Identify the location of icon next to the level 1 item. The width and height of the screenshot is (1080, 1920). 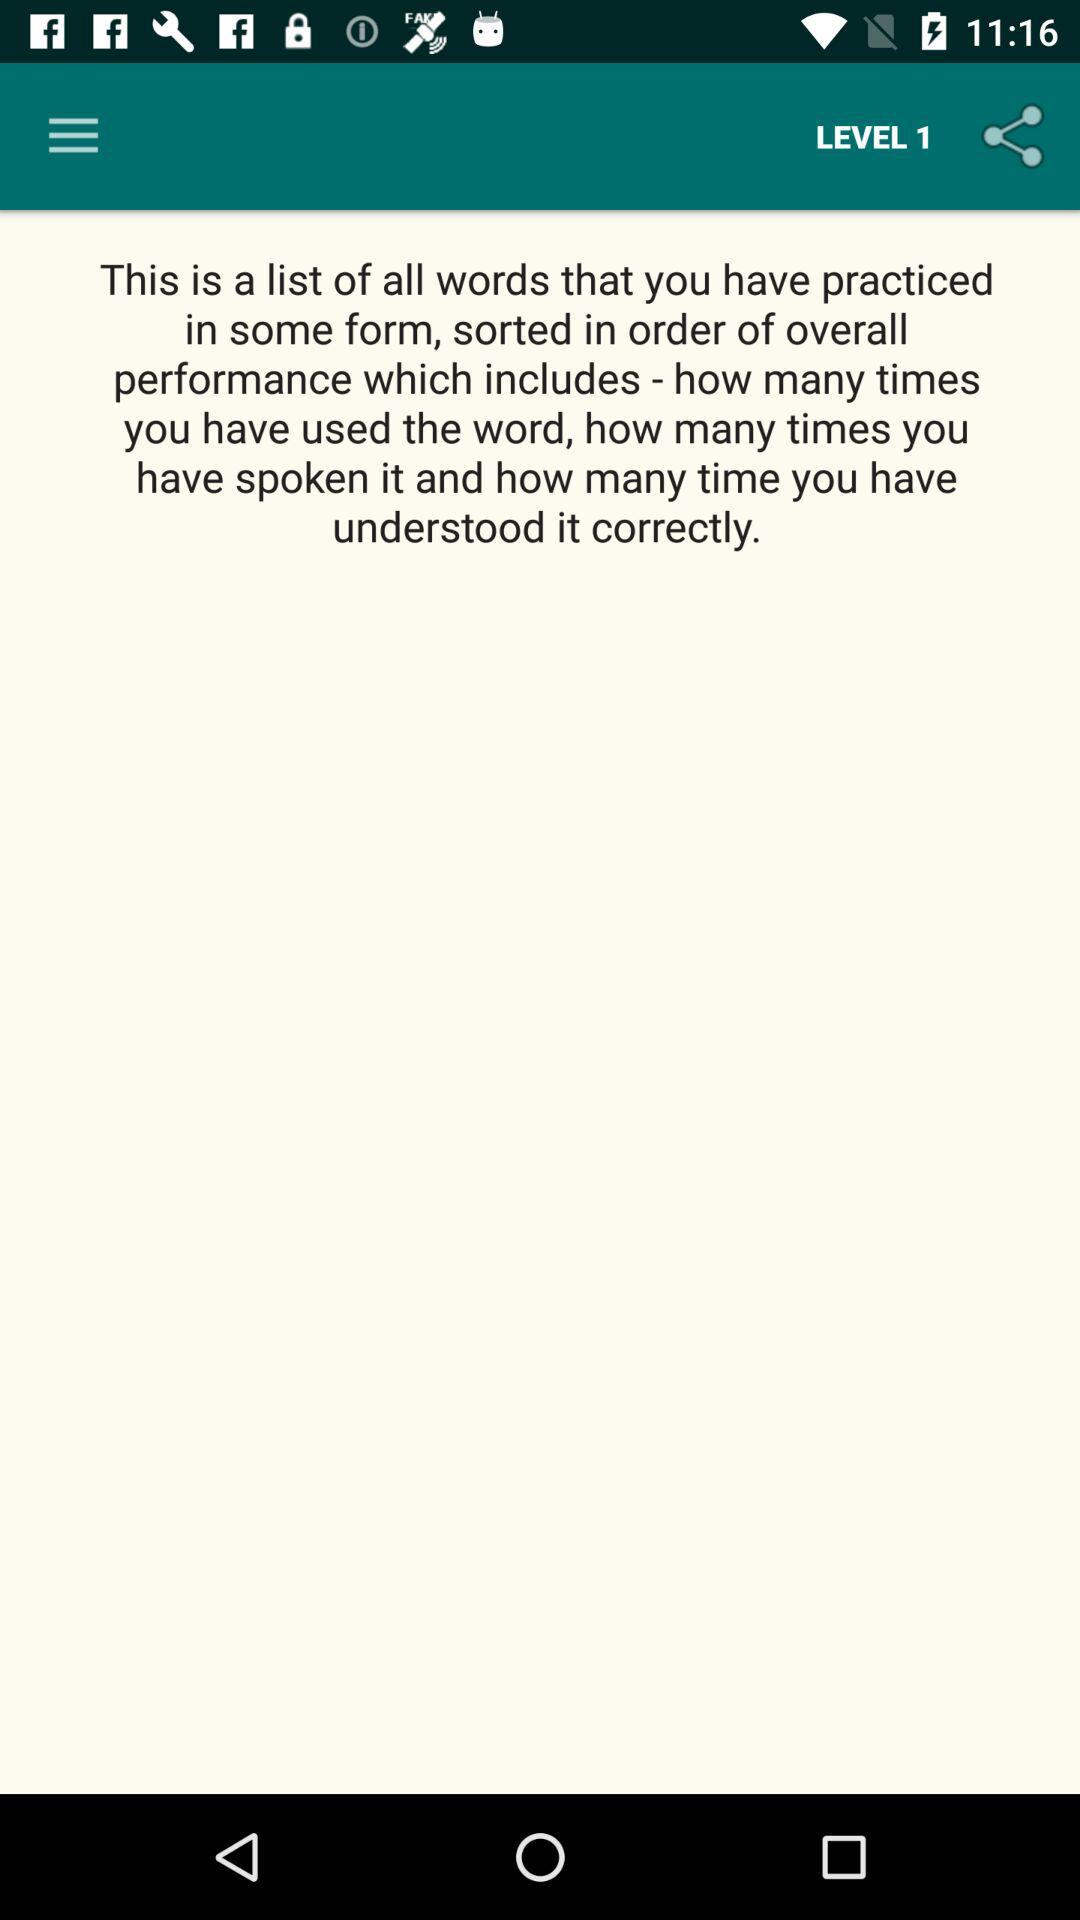
(1017, 135).